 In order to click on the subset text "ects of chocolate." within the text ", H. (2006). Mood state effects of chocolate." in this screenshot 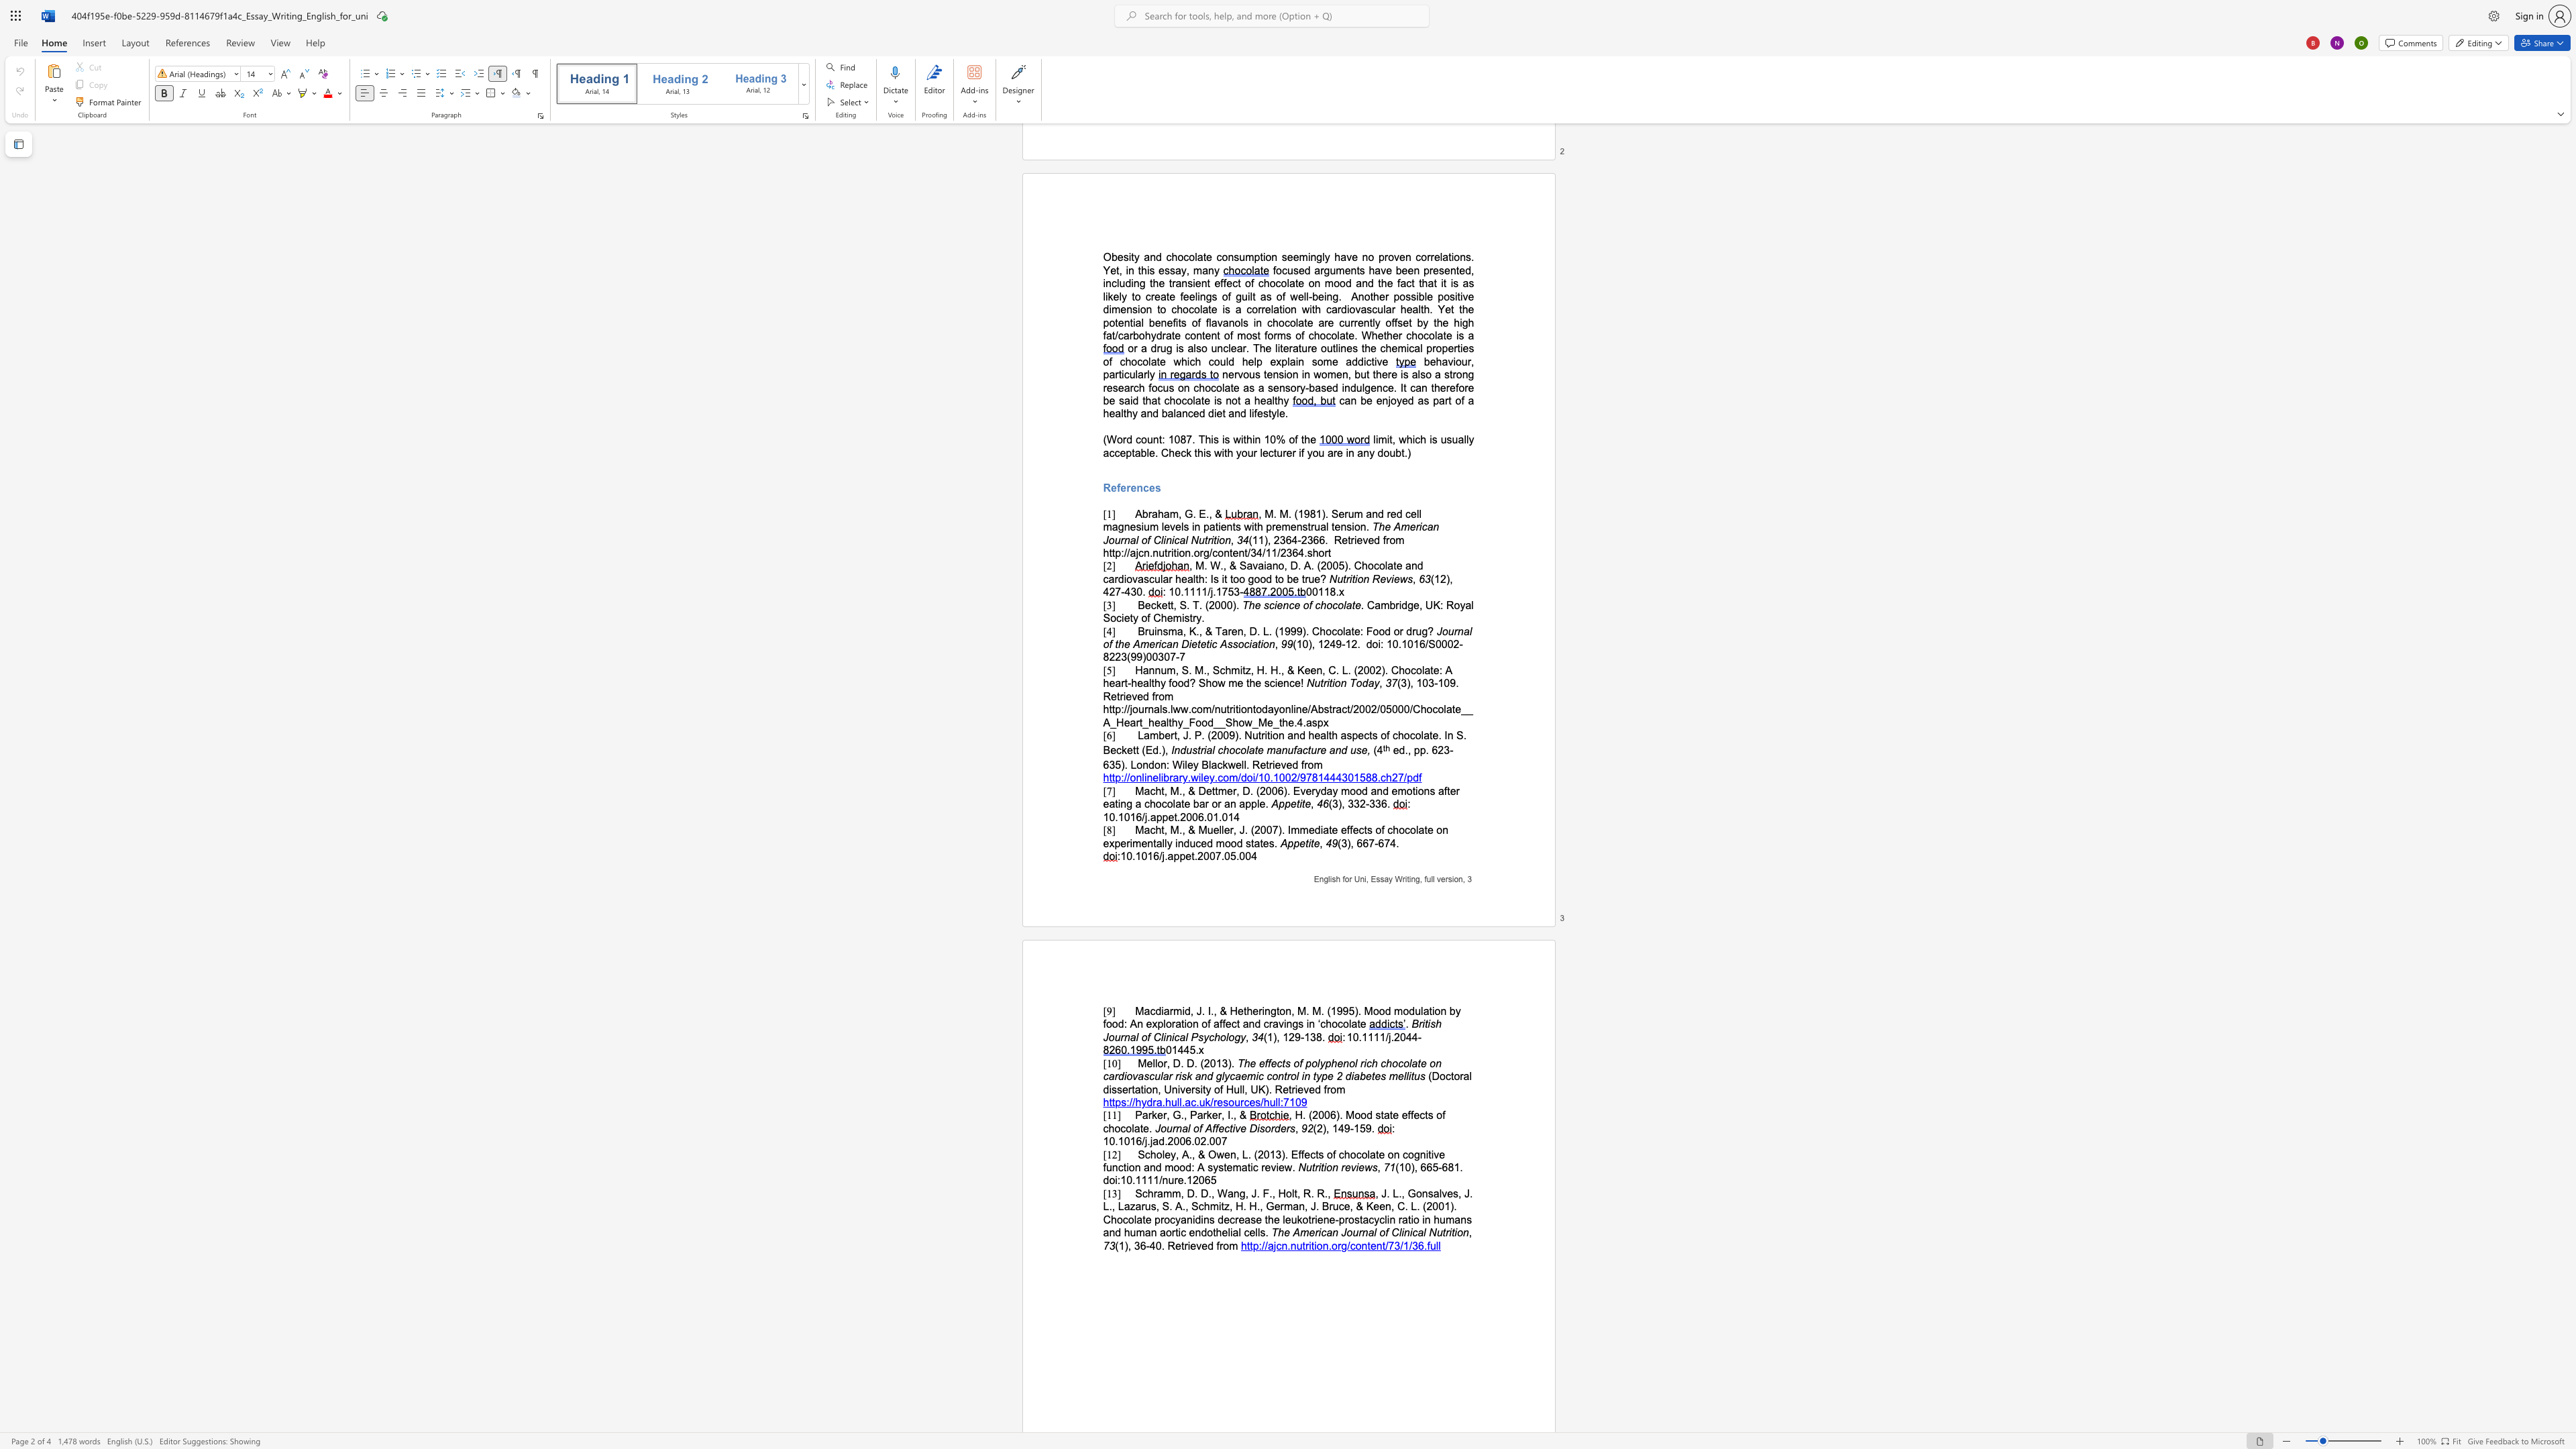, I will do `click(1413, 1114)`.